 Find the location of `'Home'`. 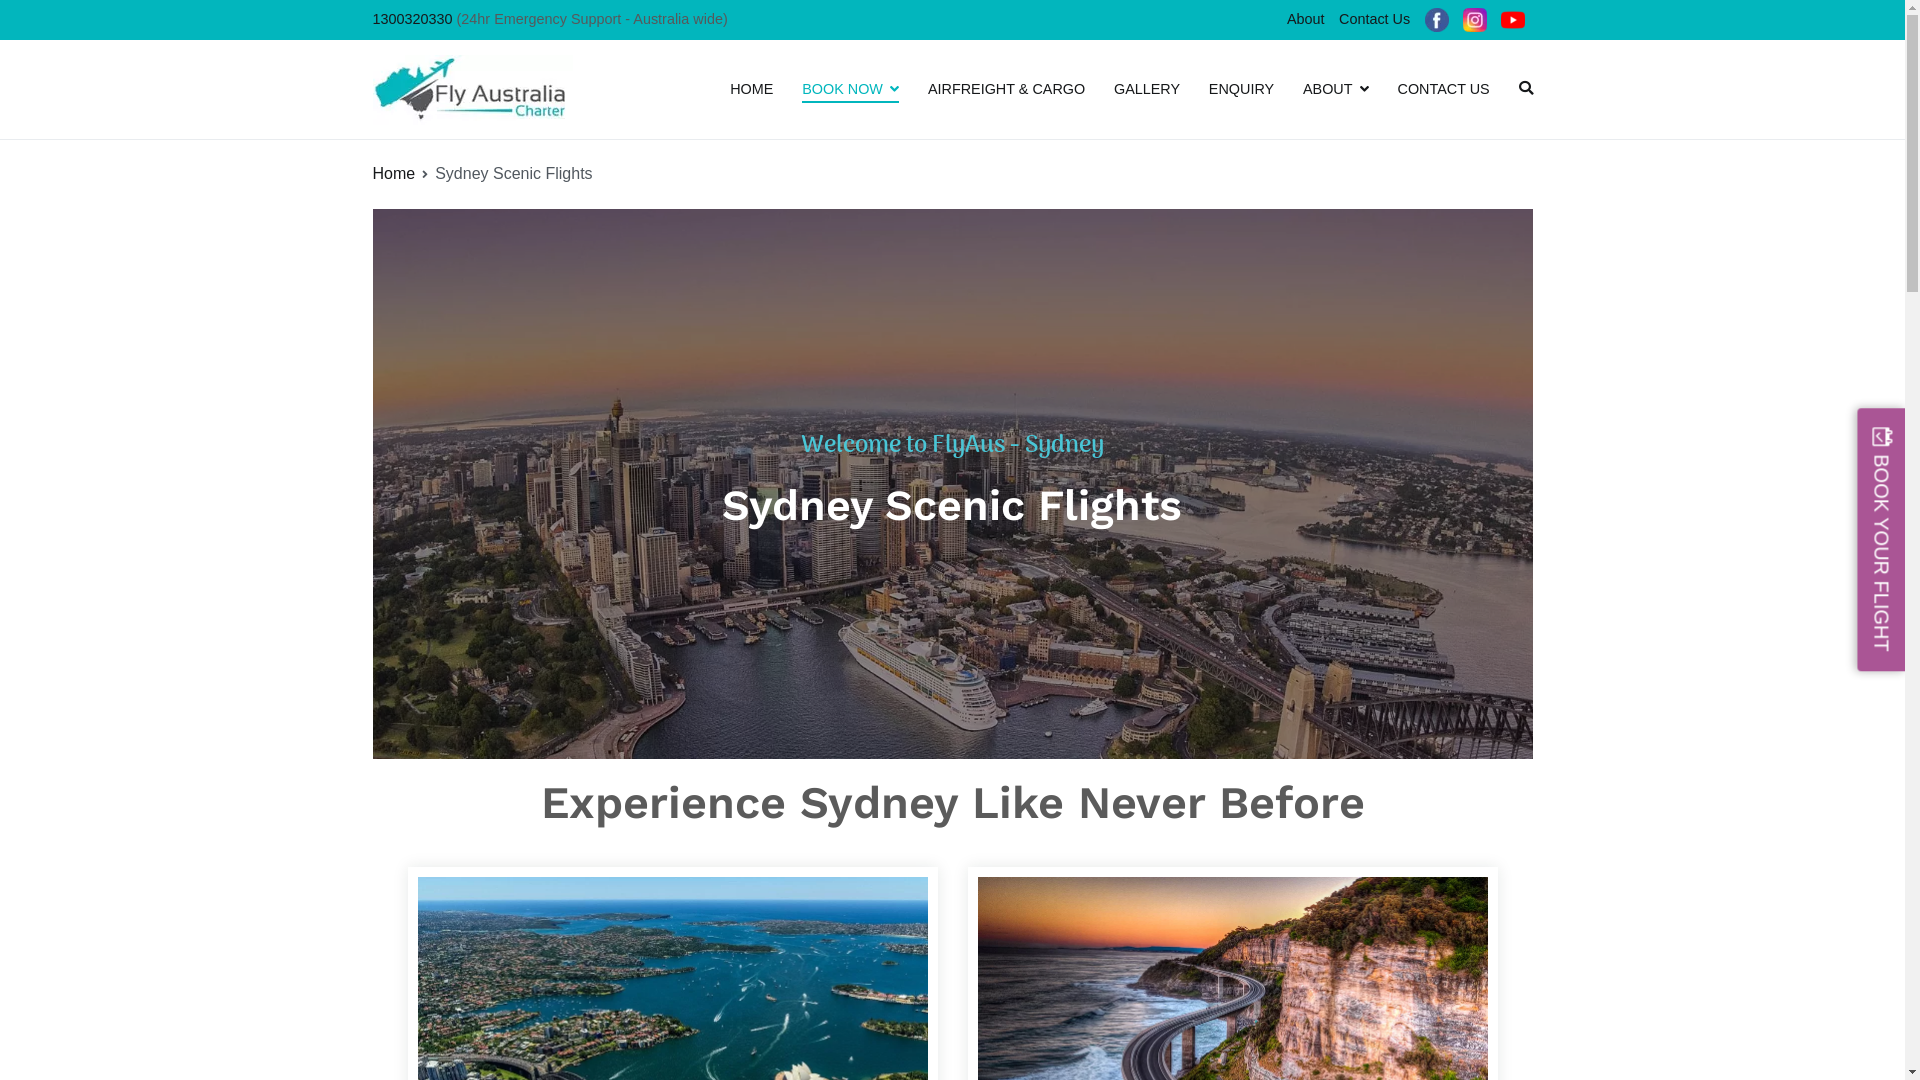

'Home' is located at coordinates (393, 172).